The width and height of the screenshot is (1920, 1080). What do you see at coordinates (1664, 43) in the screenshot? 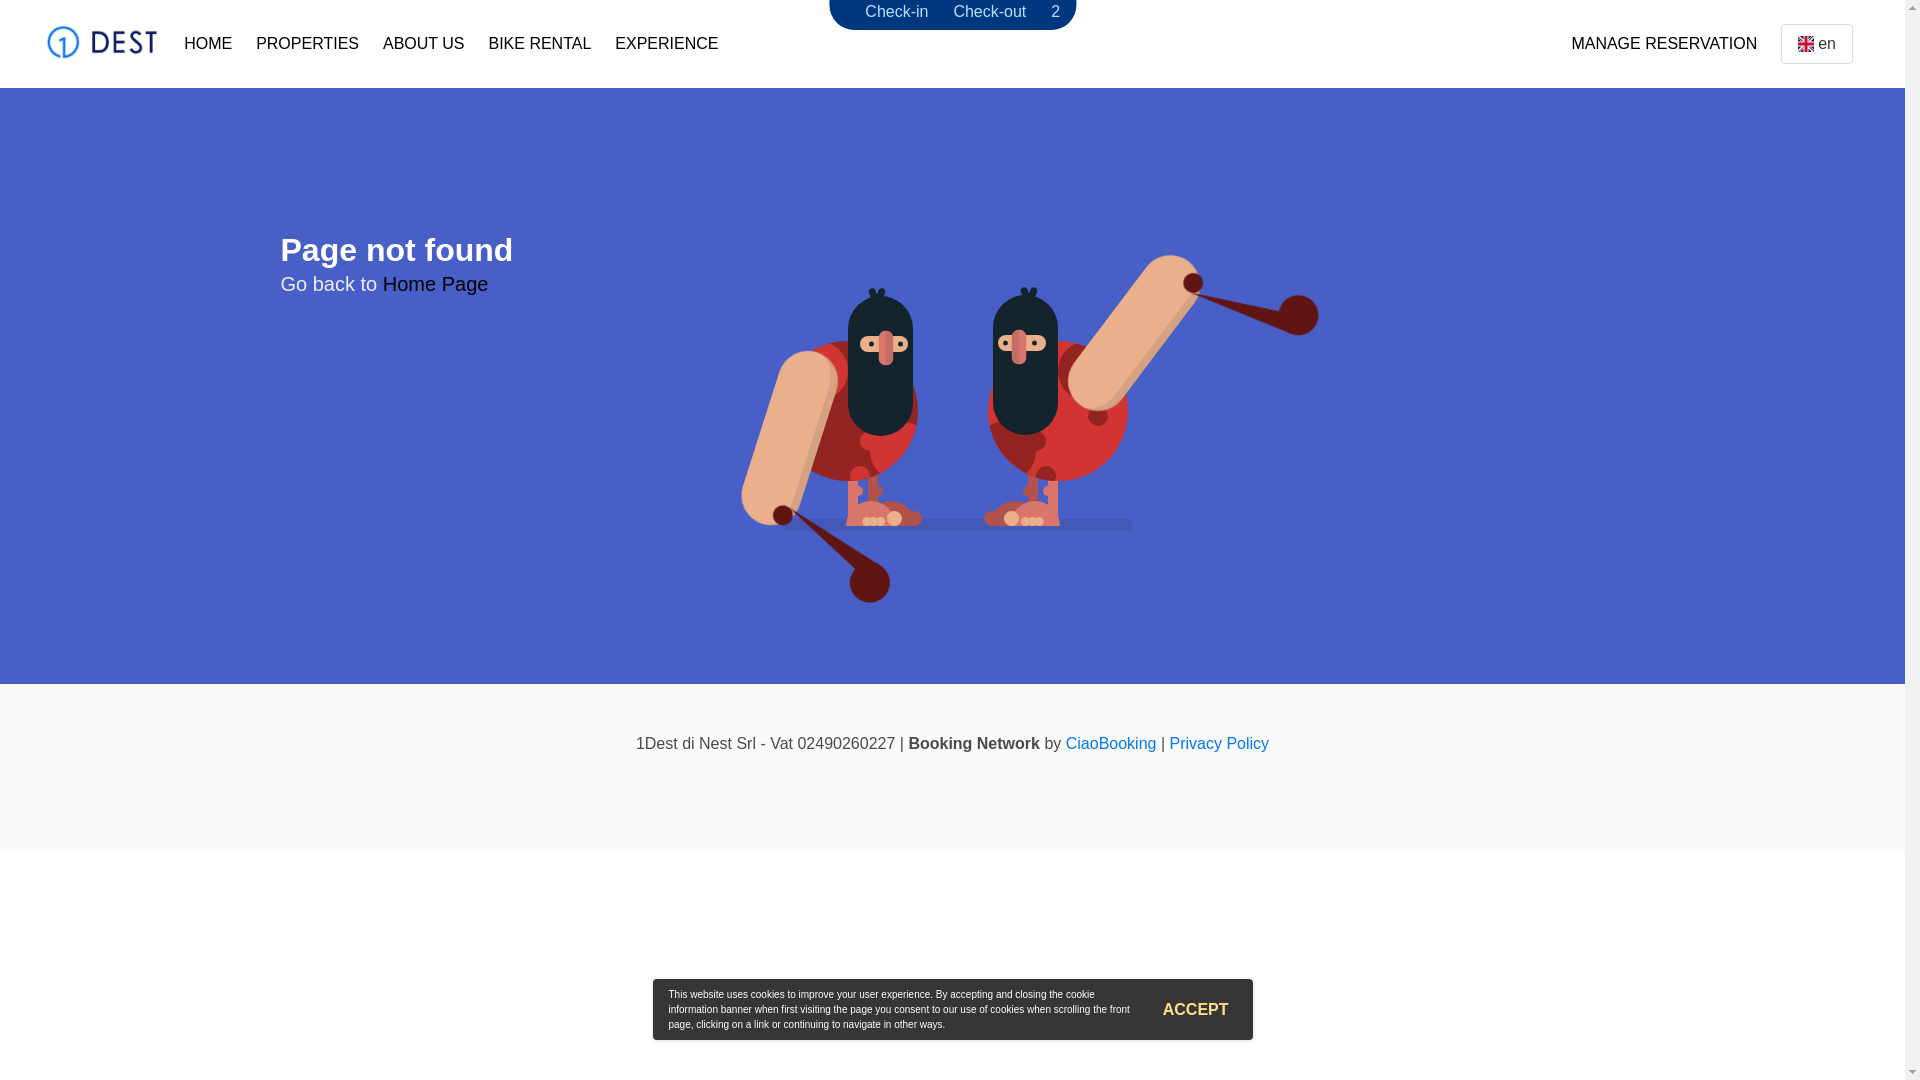
I see `'MANAGE RESERVATION'` at bounding box center [1664, 43].